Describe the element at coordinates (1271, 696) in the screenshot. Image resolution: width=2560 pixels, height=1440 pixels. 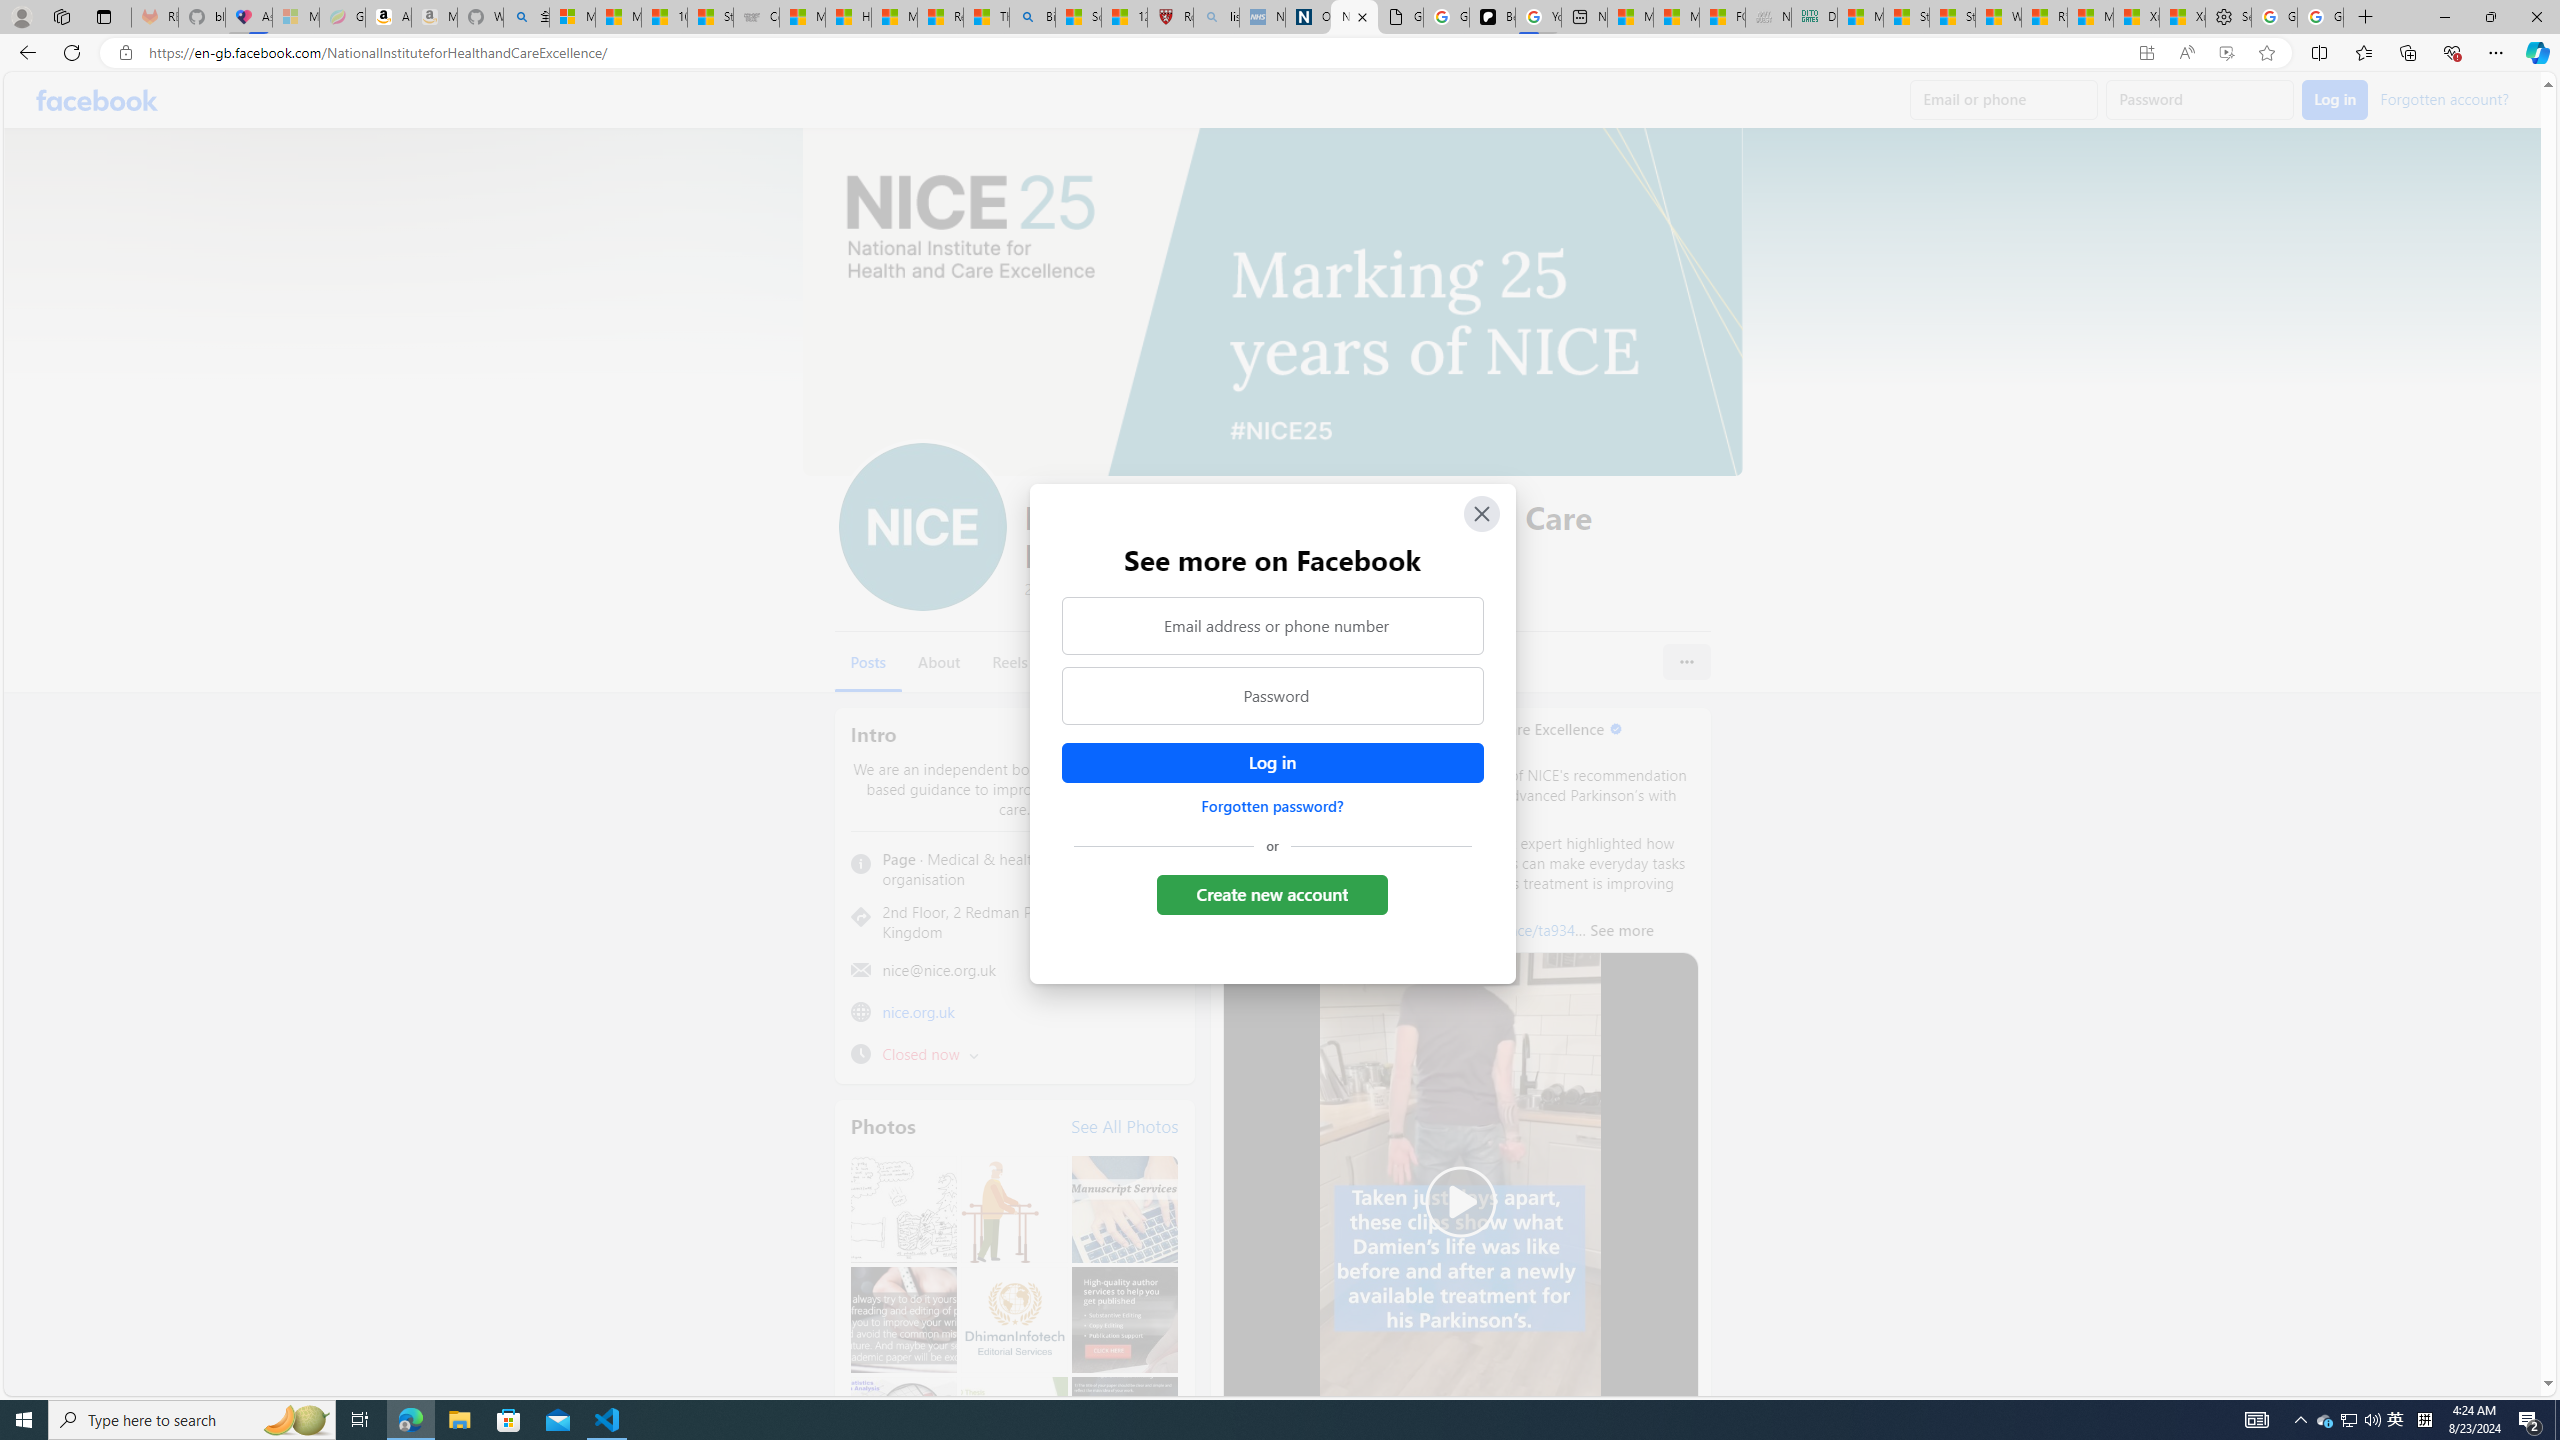
I see `'Password'` at that location.